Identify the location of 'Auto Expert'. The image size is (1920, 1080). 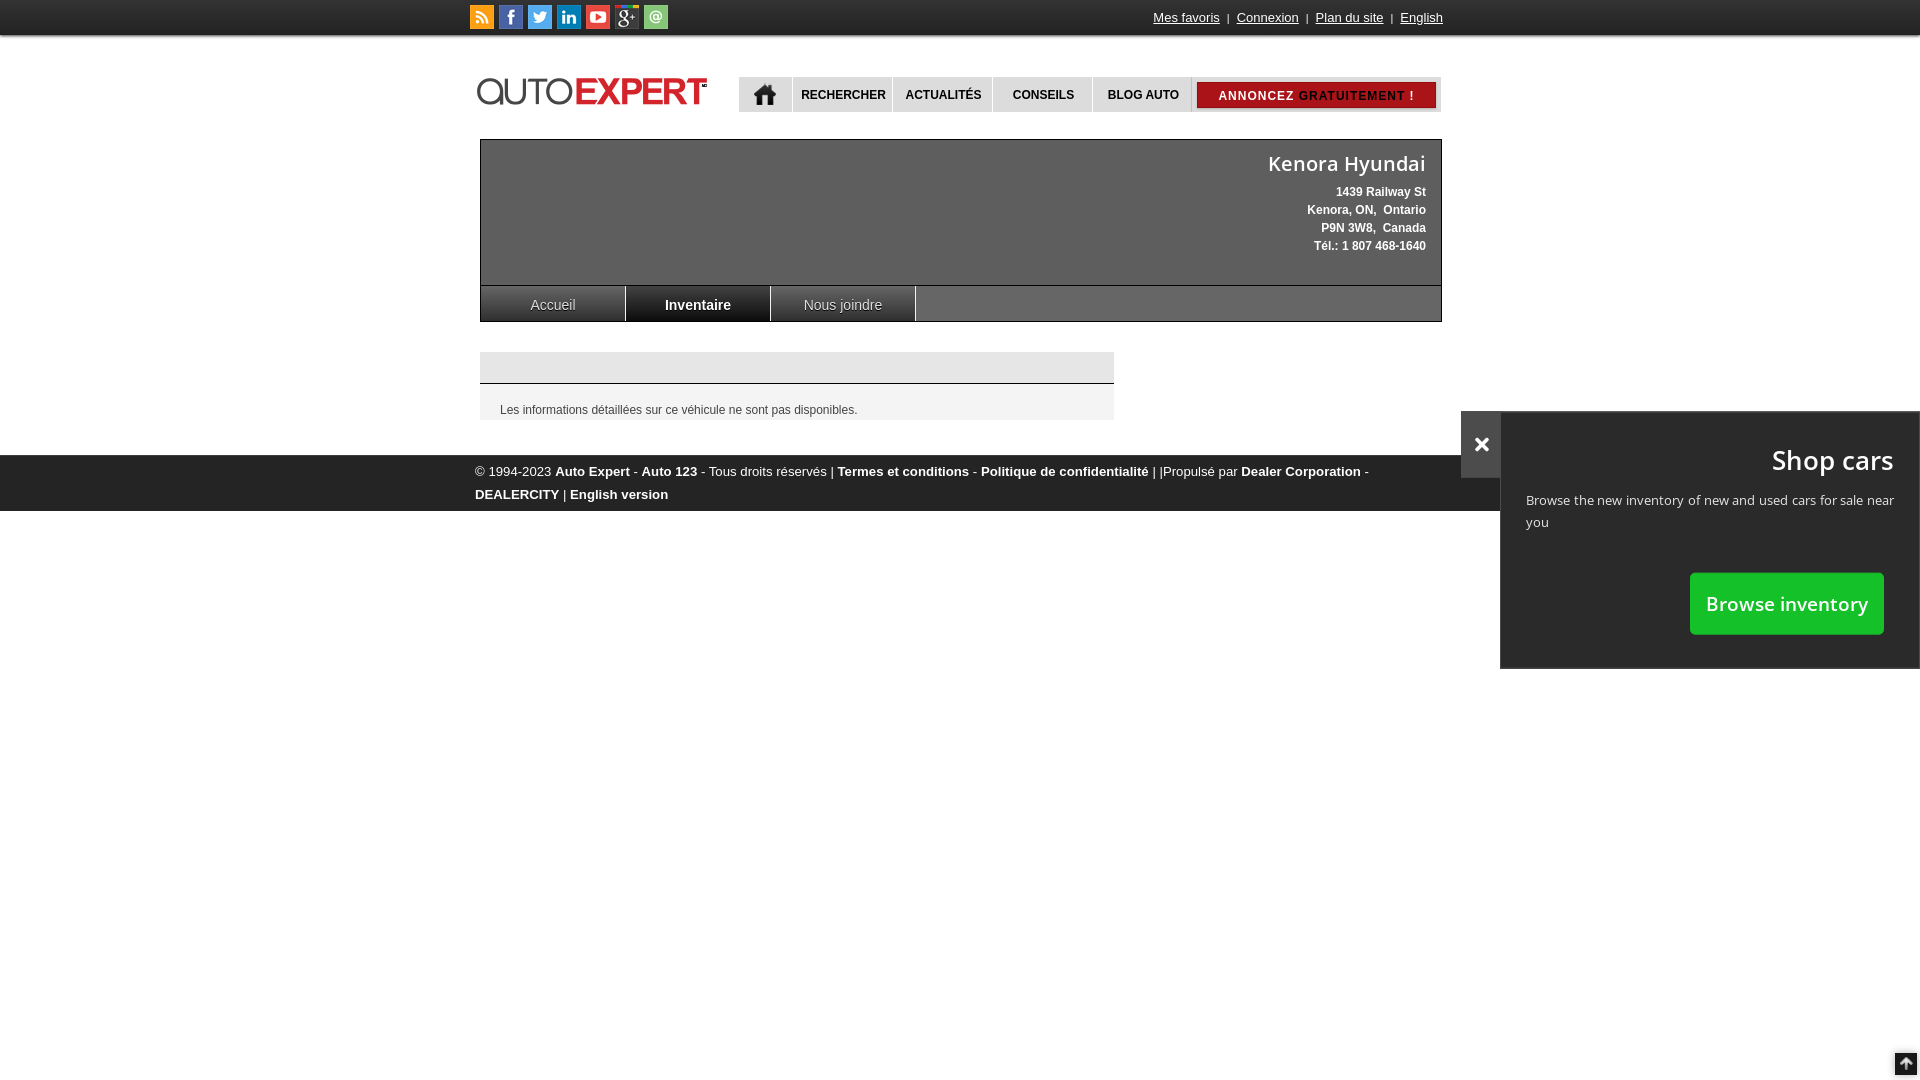
(591, 471).